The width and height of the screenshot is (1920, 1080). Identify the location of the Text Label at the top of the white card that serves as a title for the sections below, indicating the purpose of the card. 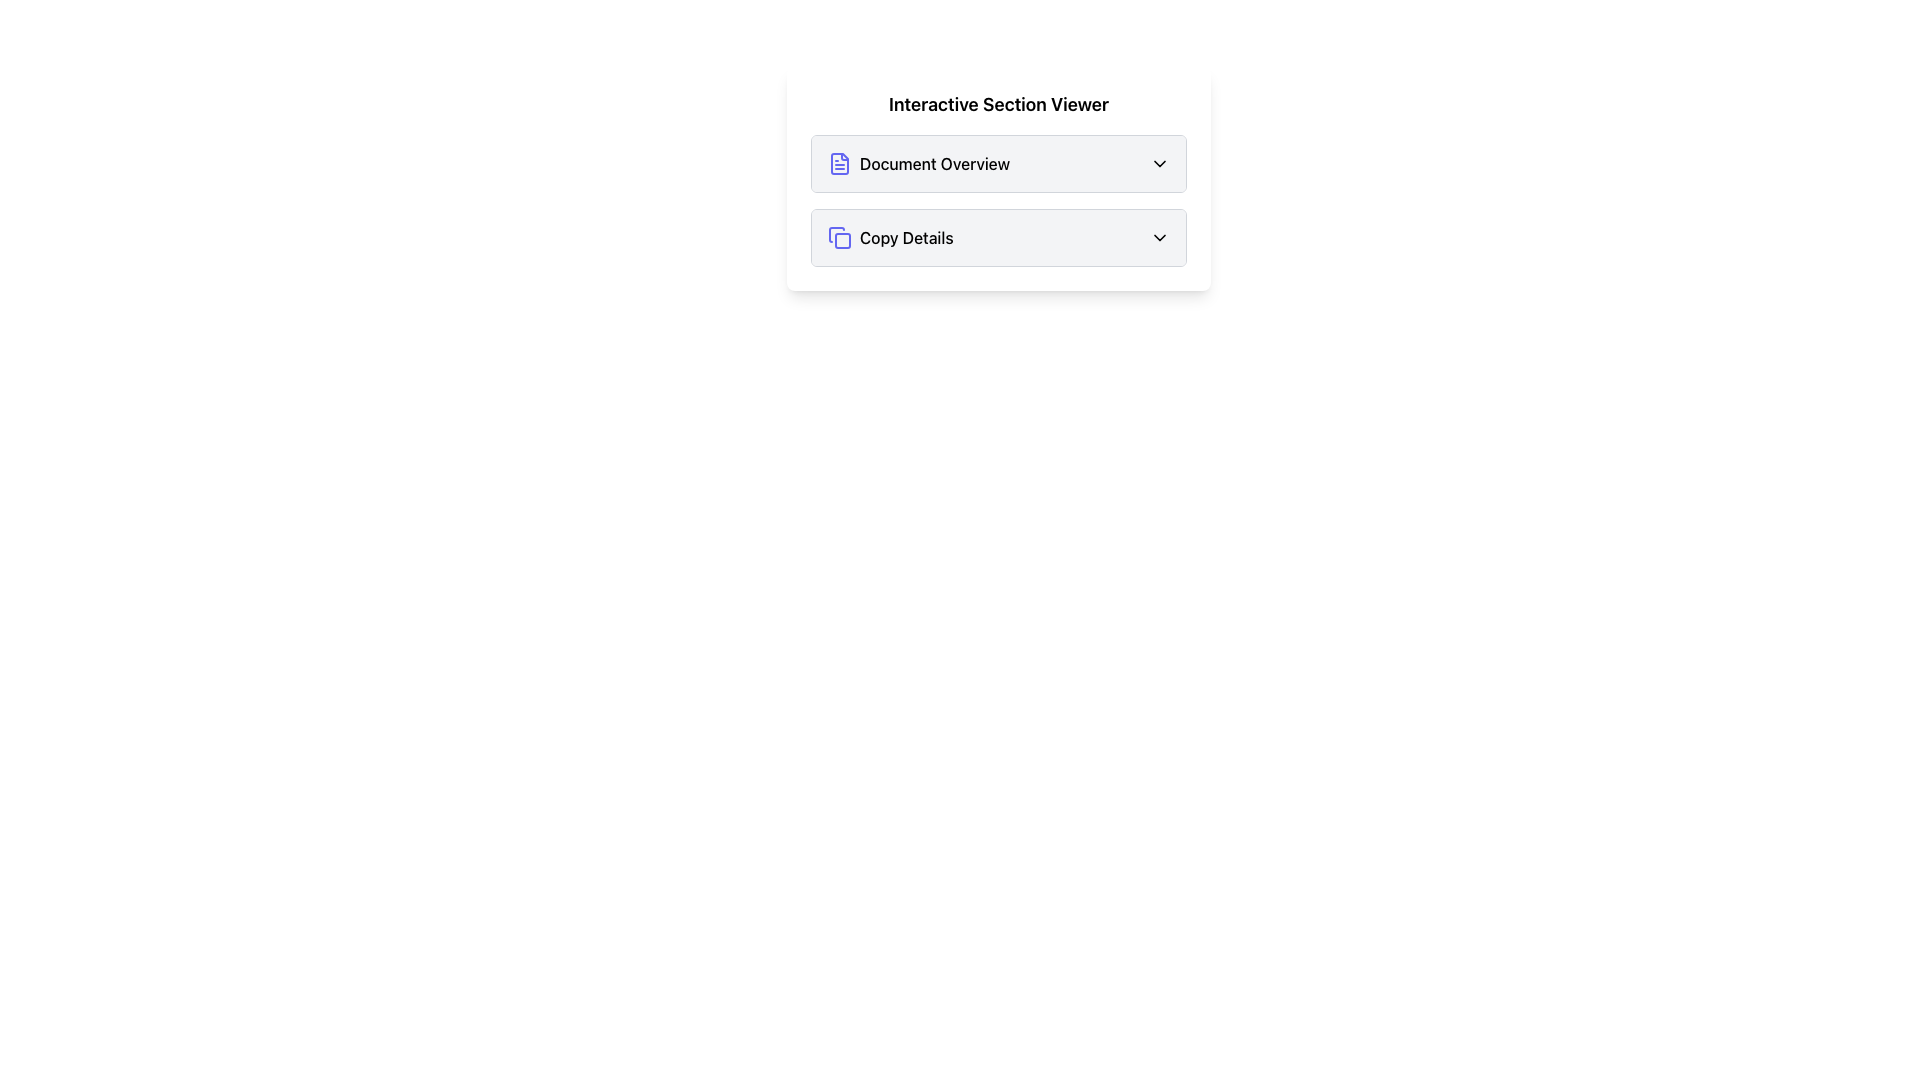
(998, 104).